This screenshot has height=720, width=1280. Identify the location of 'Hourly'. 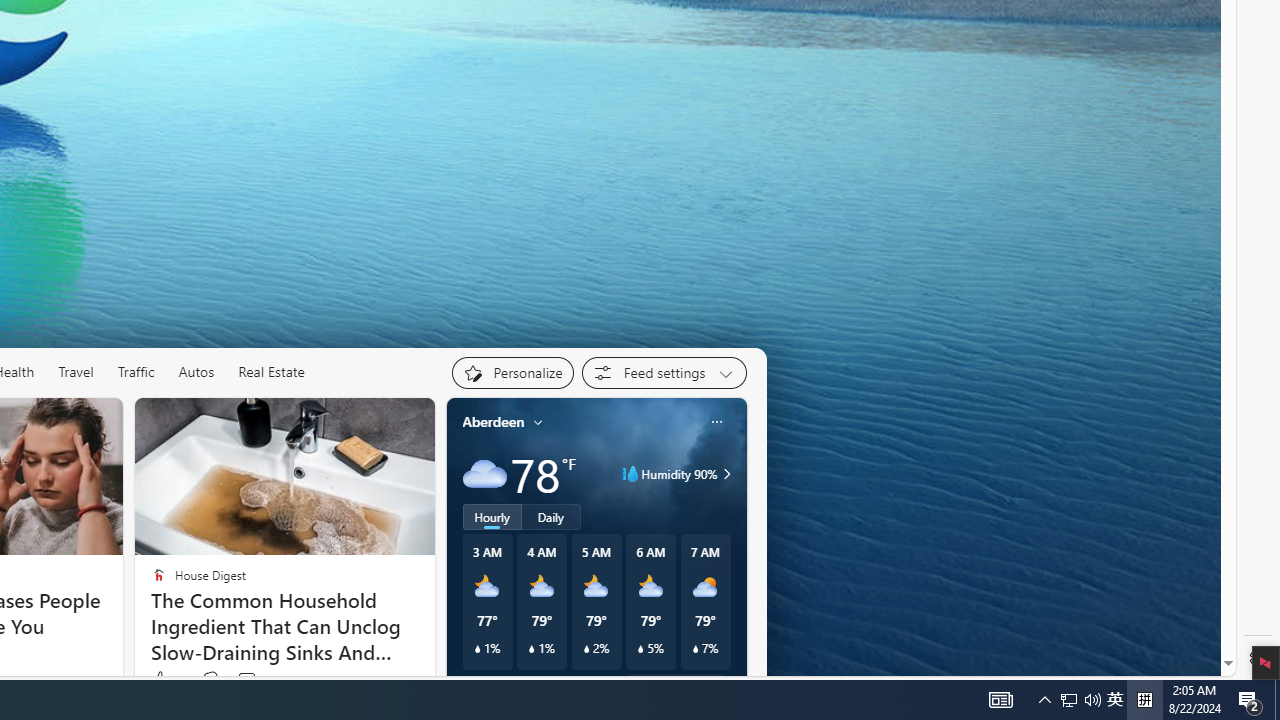
(492, 515).